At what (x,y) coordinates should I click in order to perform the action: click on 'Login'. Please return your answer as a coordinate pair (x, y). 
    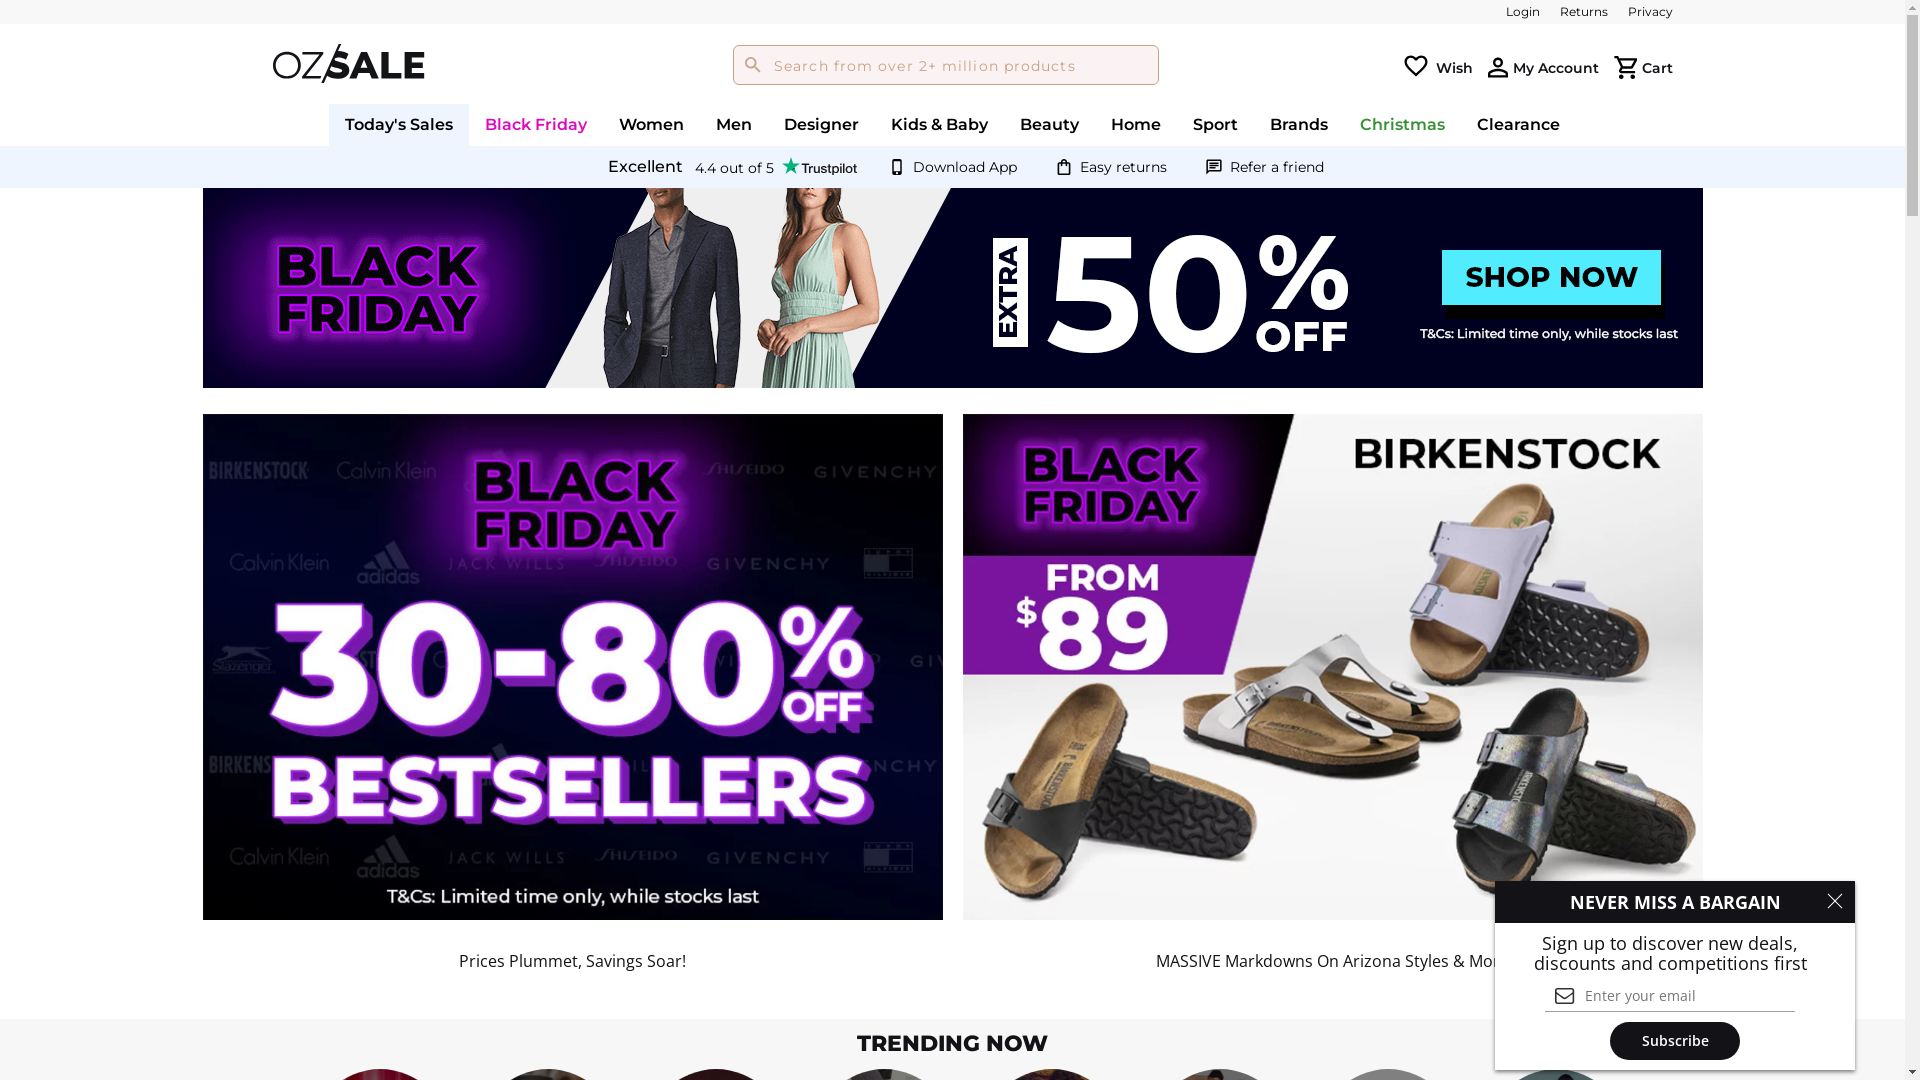
    Looking at the image, I should click on (1506, 12).